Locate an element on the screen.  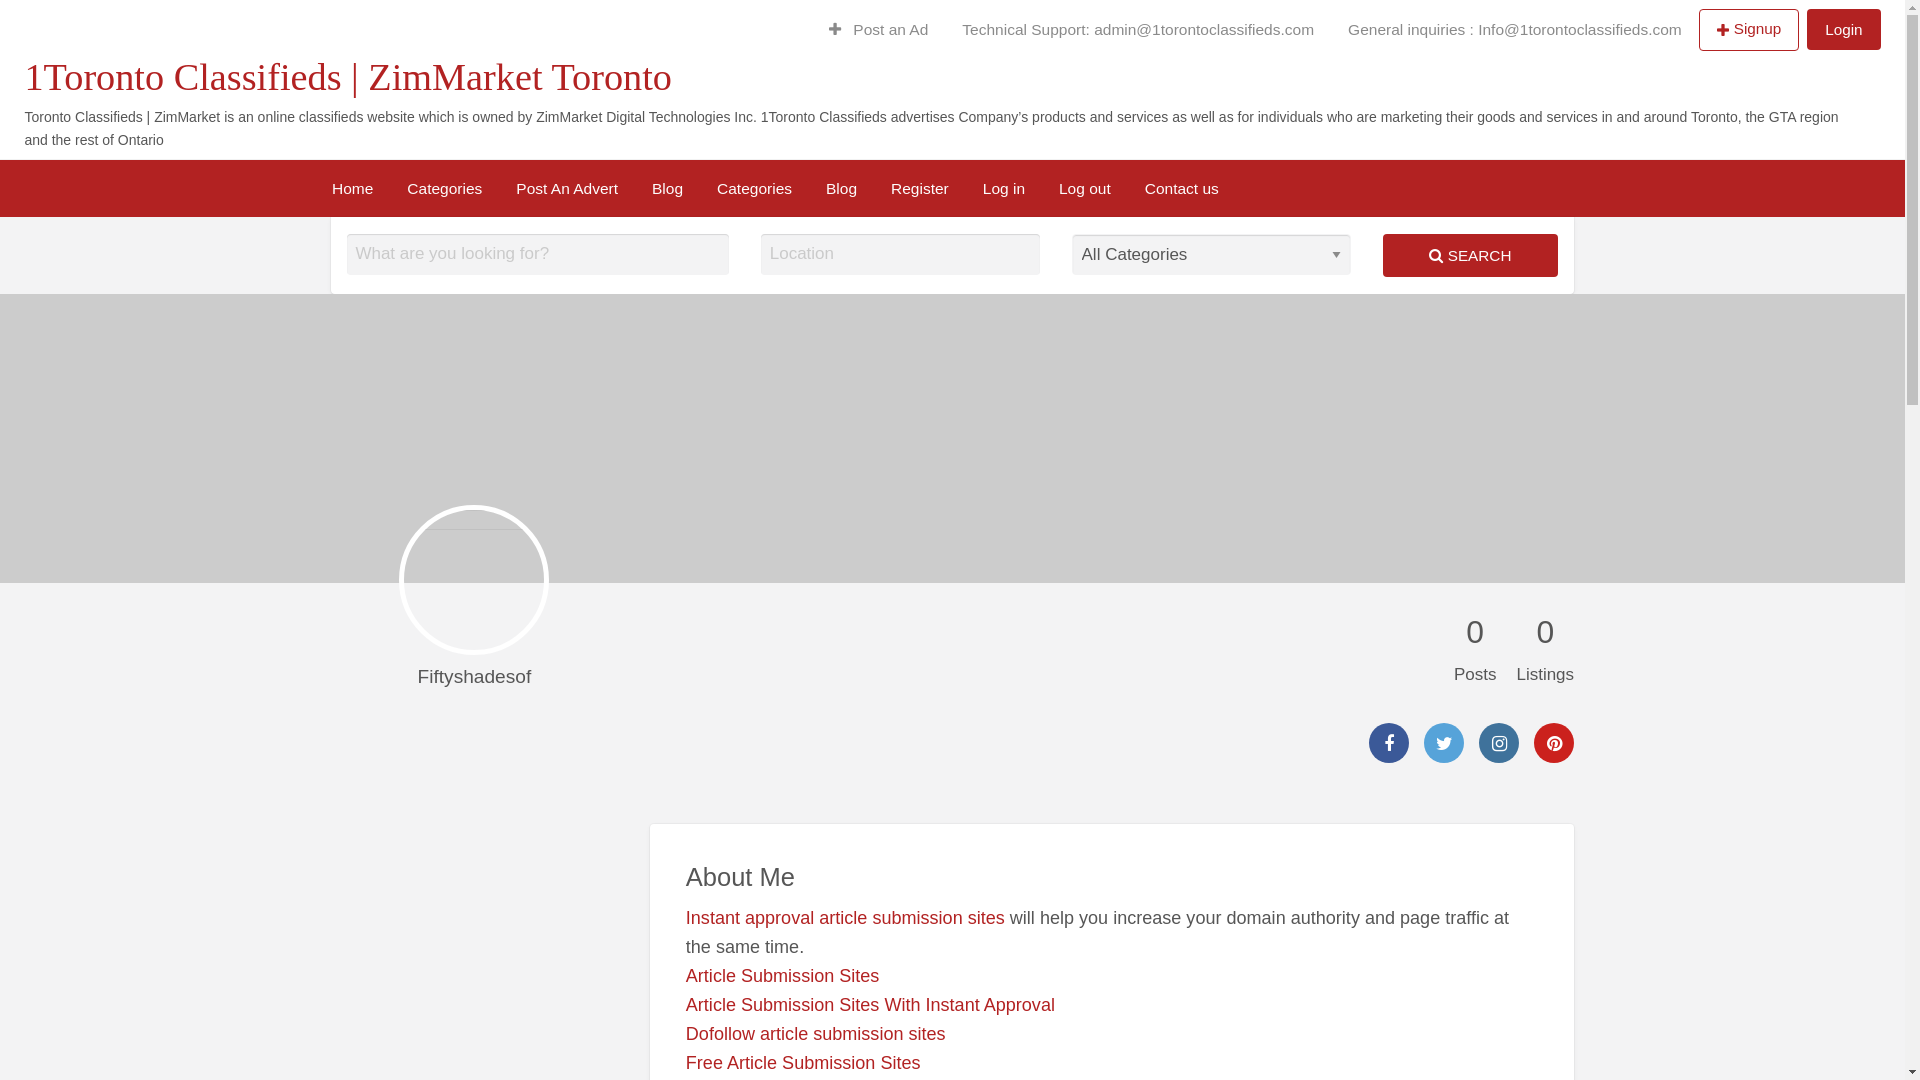
'Facebook' is located at coordinates (1387, 743).